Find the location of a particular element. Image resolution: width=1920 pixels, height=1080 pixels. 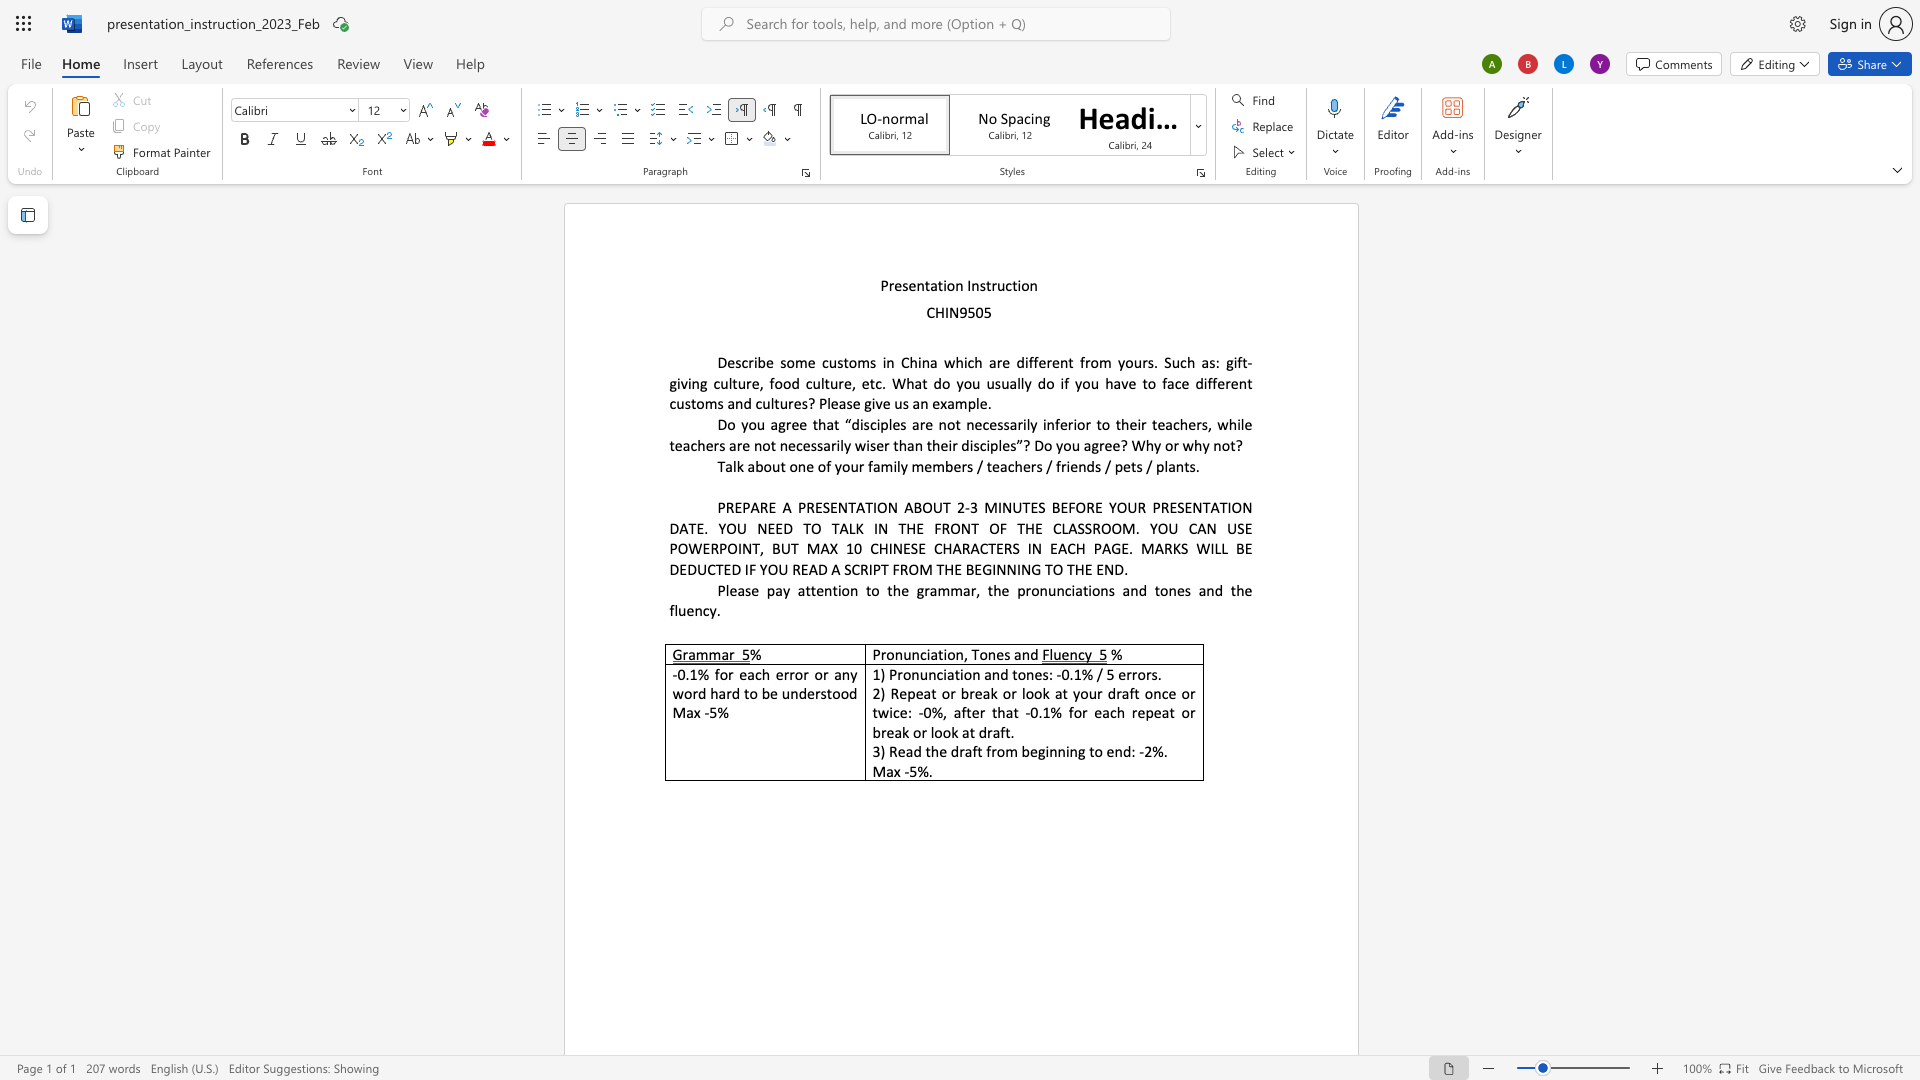

the 3th character "n" in the text is located at coordinates (975, 285).